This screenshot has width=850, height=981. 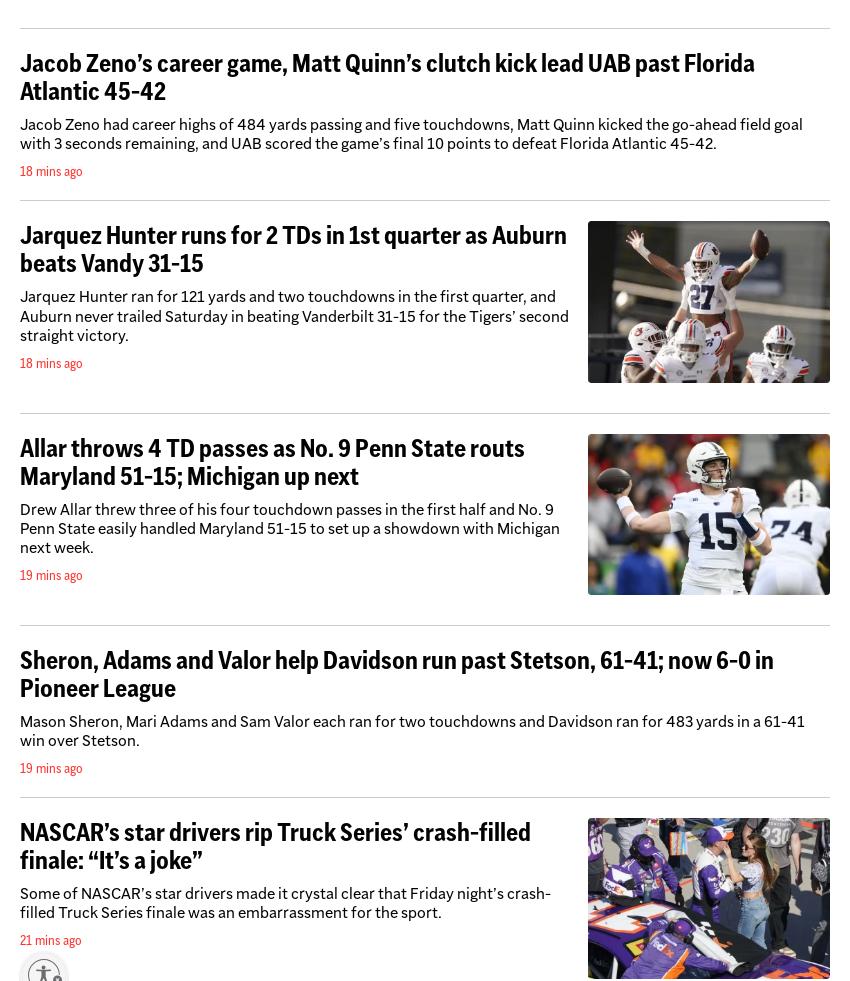 I want to click on 'Drew Allar threw three of his four touchdown passes in the first half and No. 9 Penn State easily handled Maryland 51-15 to set up a showdown with Michigan next week.', so click(x=289, y=527).